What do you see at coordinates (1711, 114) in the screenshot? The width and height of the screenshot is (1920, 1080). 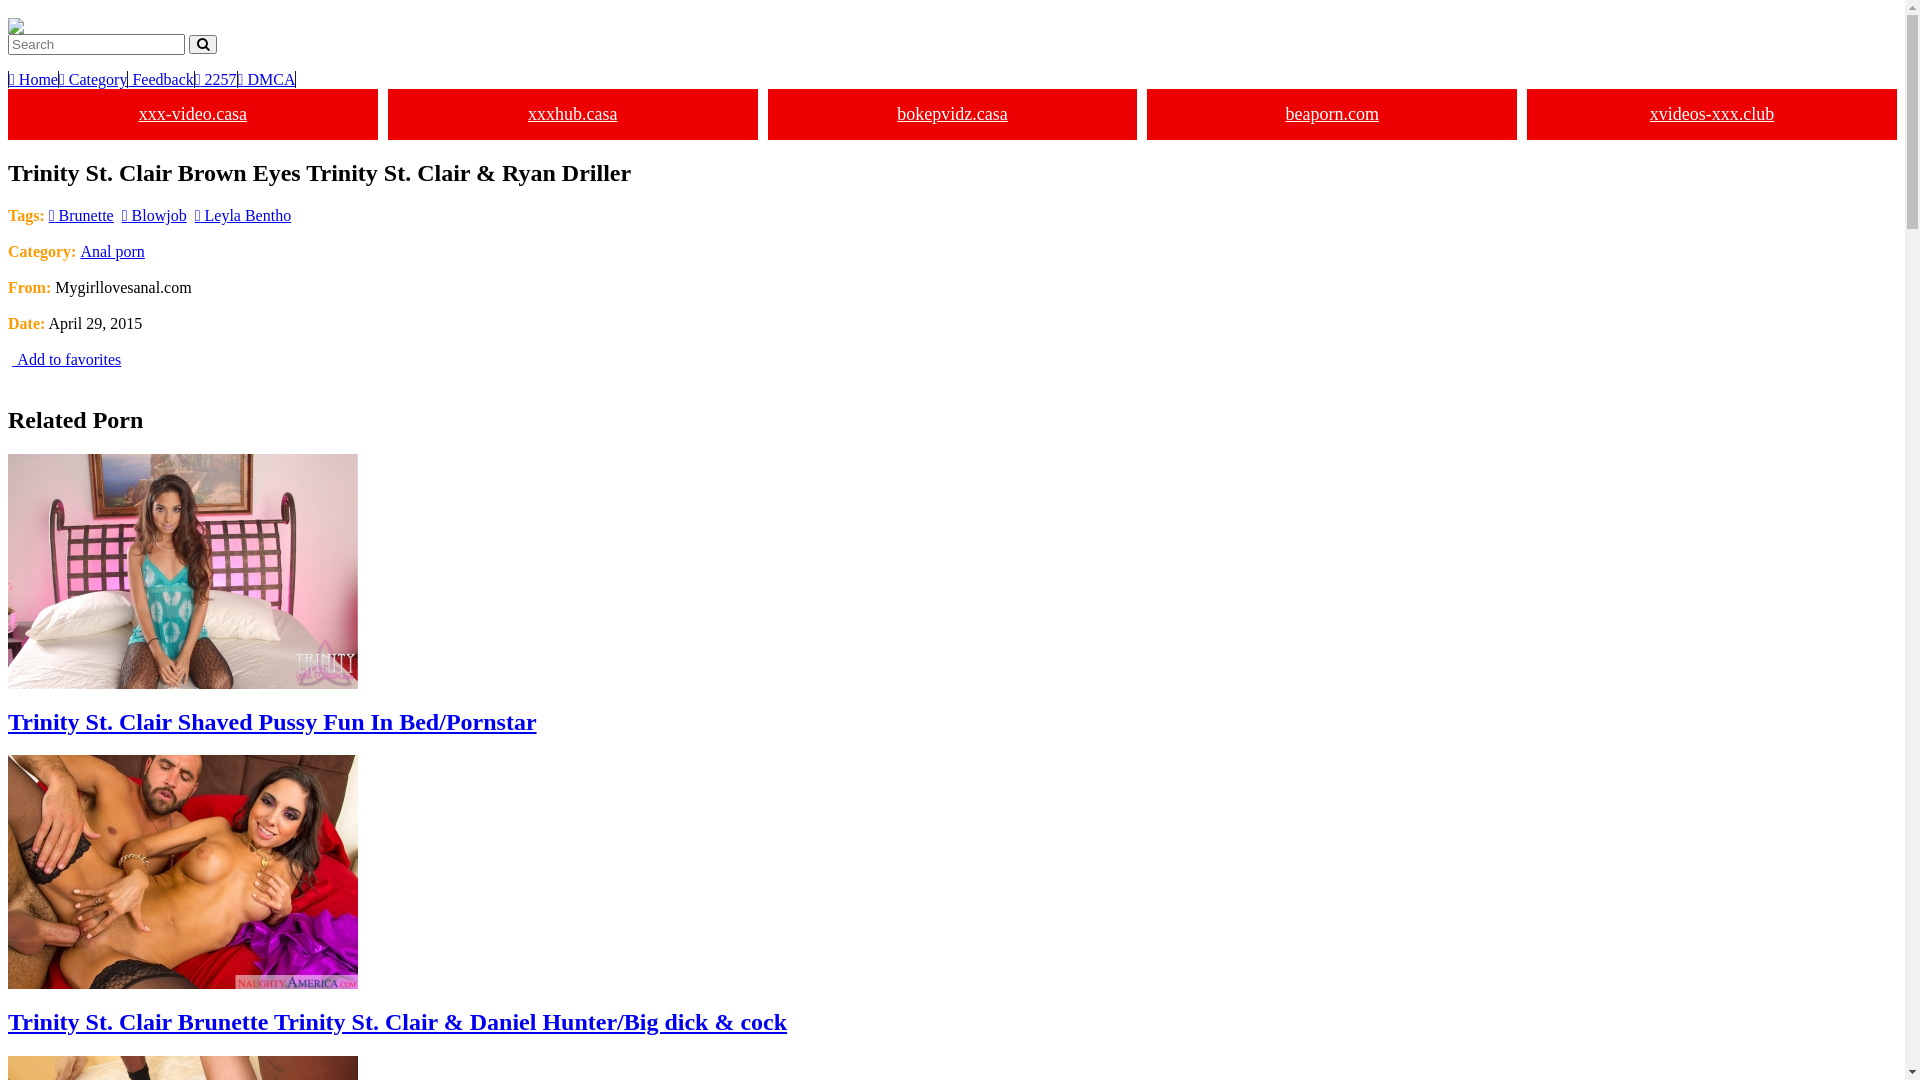 I see `'xvideos-xxx.club'` at bounding box center [1711, 114].